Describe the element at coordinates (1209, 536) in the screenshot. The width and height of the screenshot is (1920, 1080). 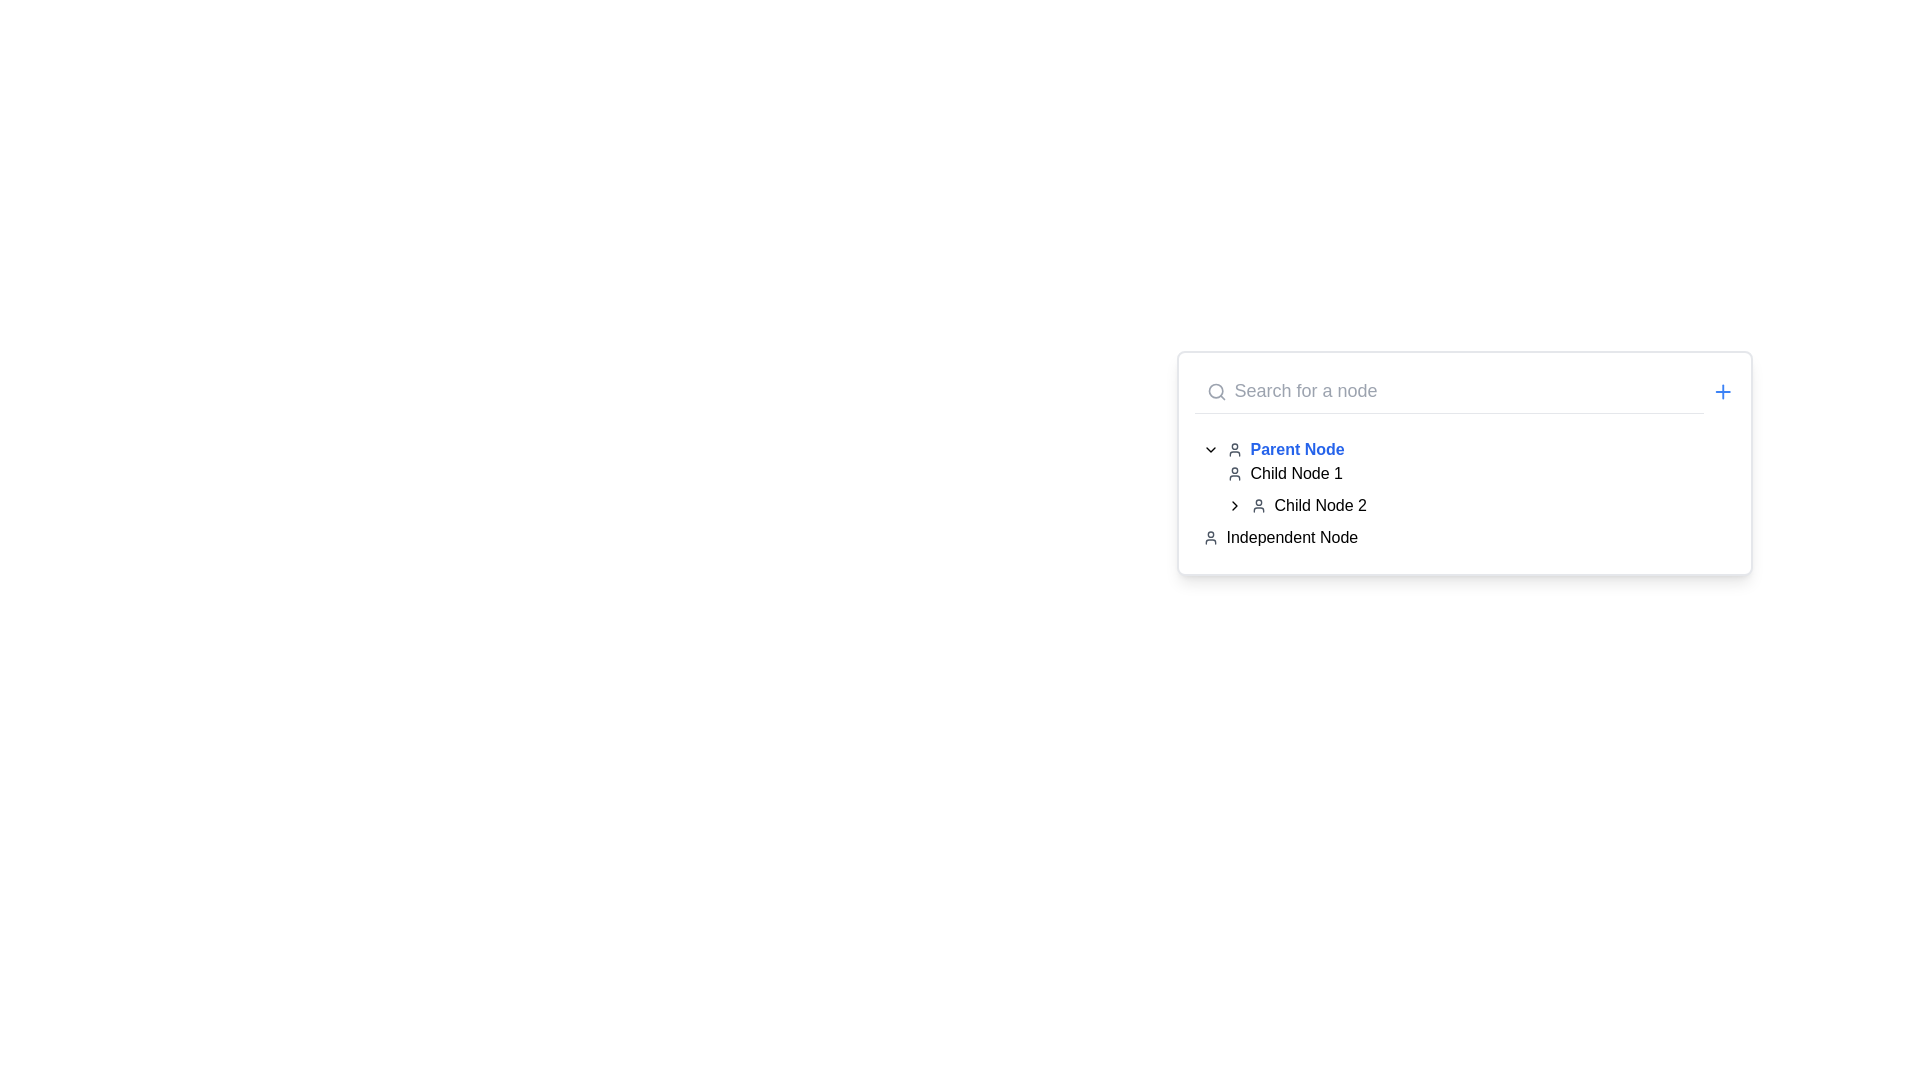
I see `the user icon, which is a silhouette of a head and shoulders, located in the top-right corner of the interface adjacent to the 'Independent Node' text` at that location.